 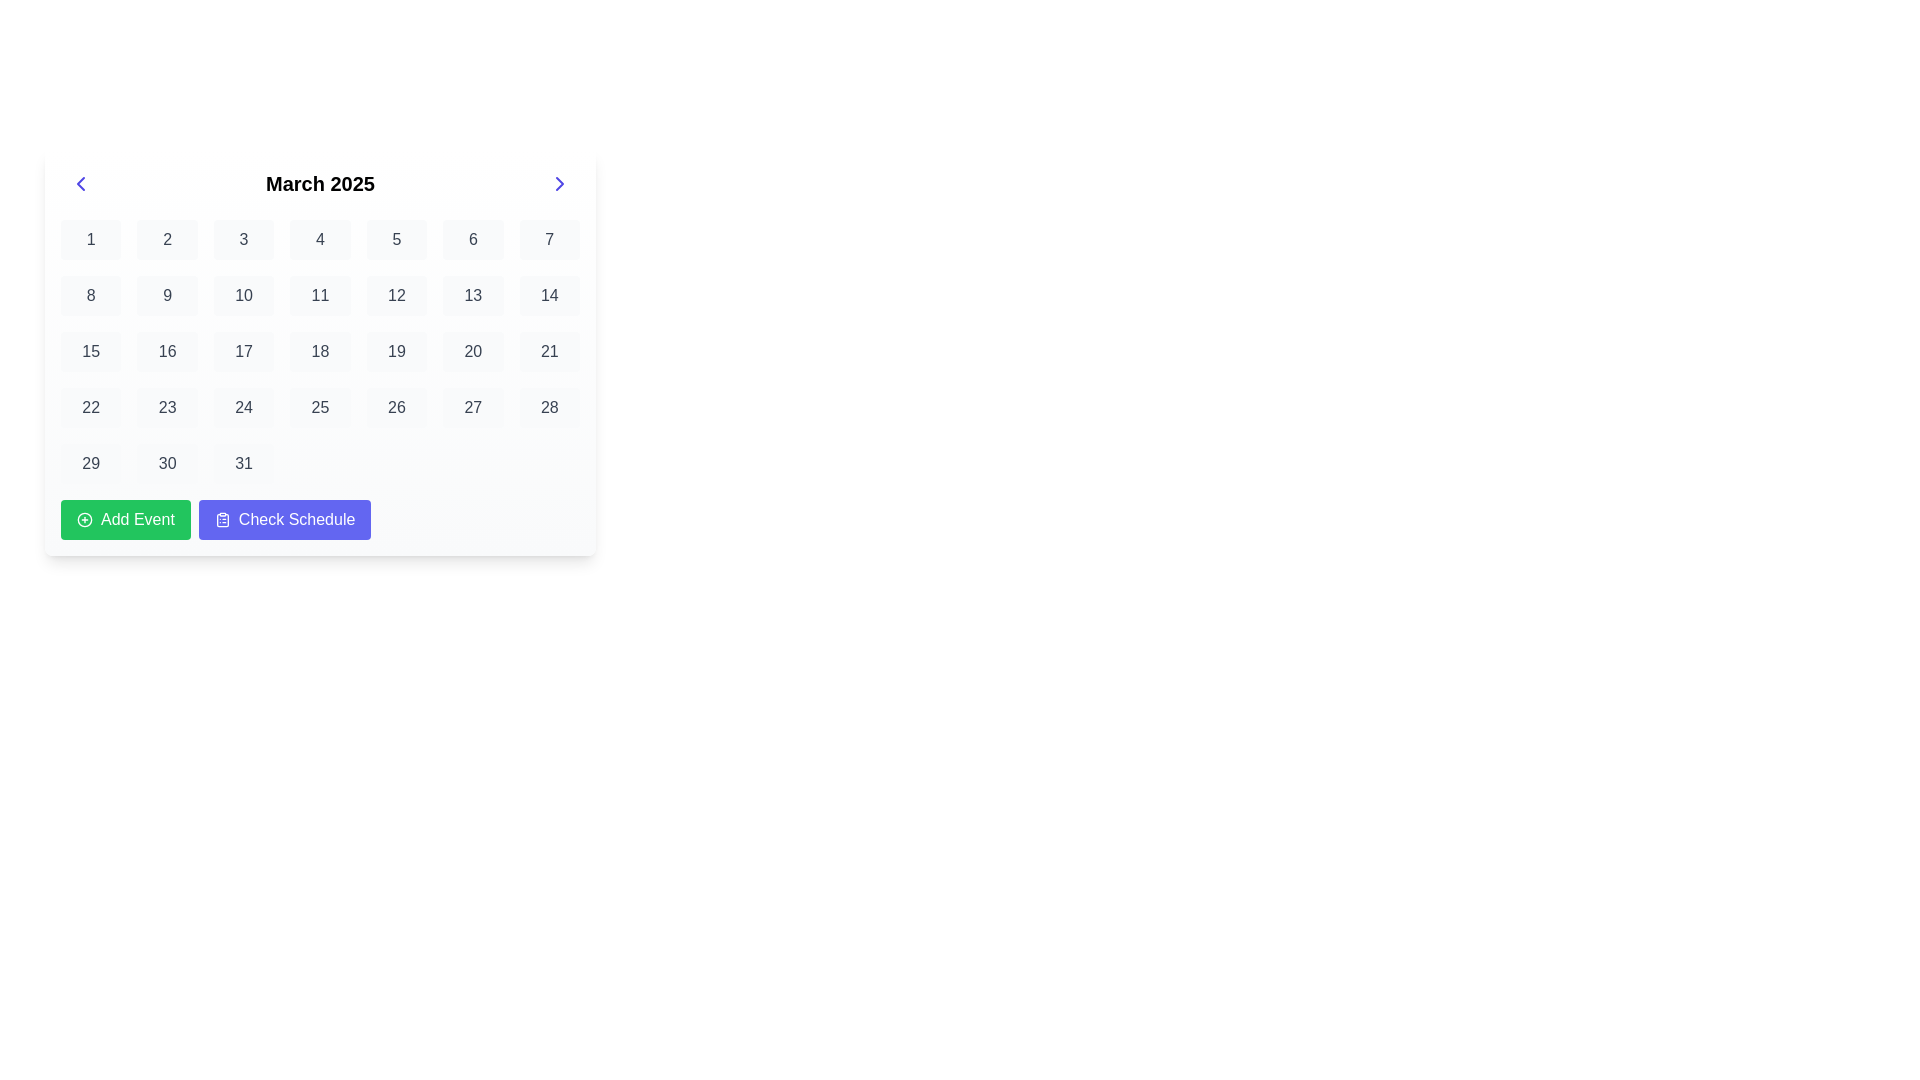 I want to click on the button-like text display labeled '24' in the calendar grid, so click(x=243, y=407).